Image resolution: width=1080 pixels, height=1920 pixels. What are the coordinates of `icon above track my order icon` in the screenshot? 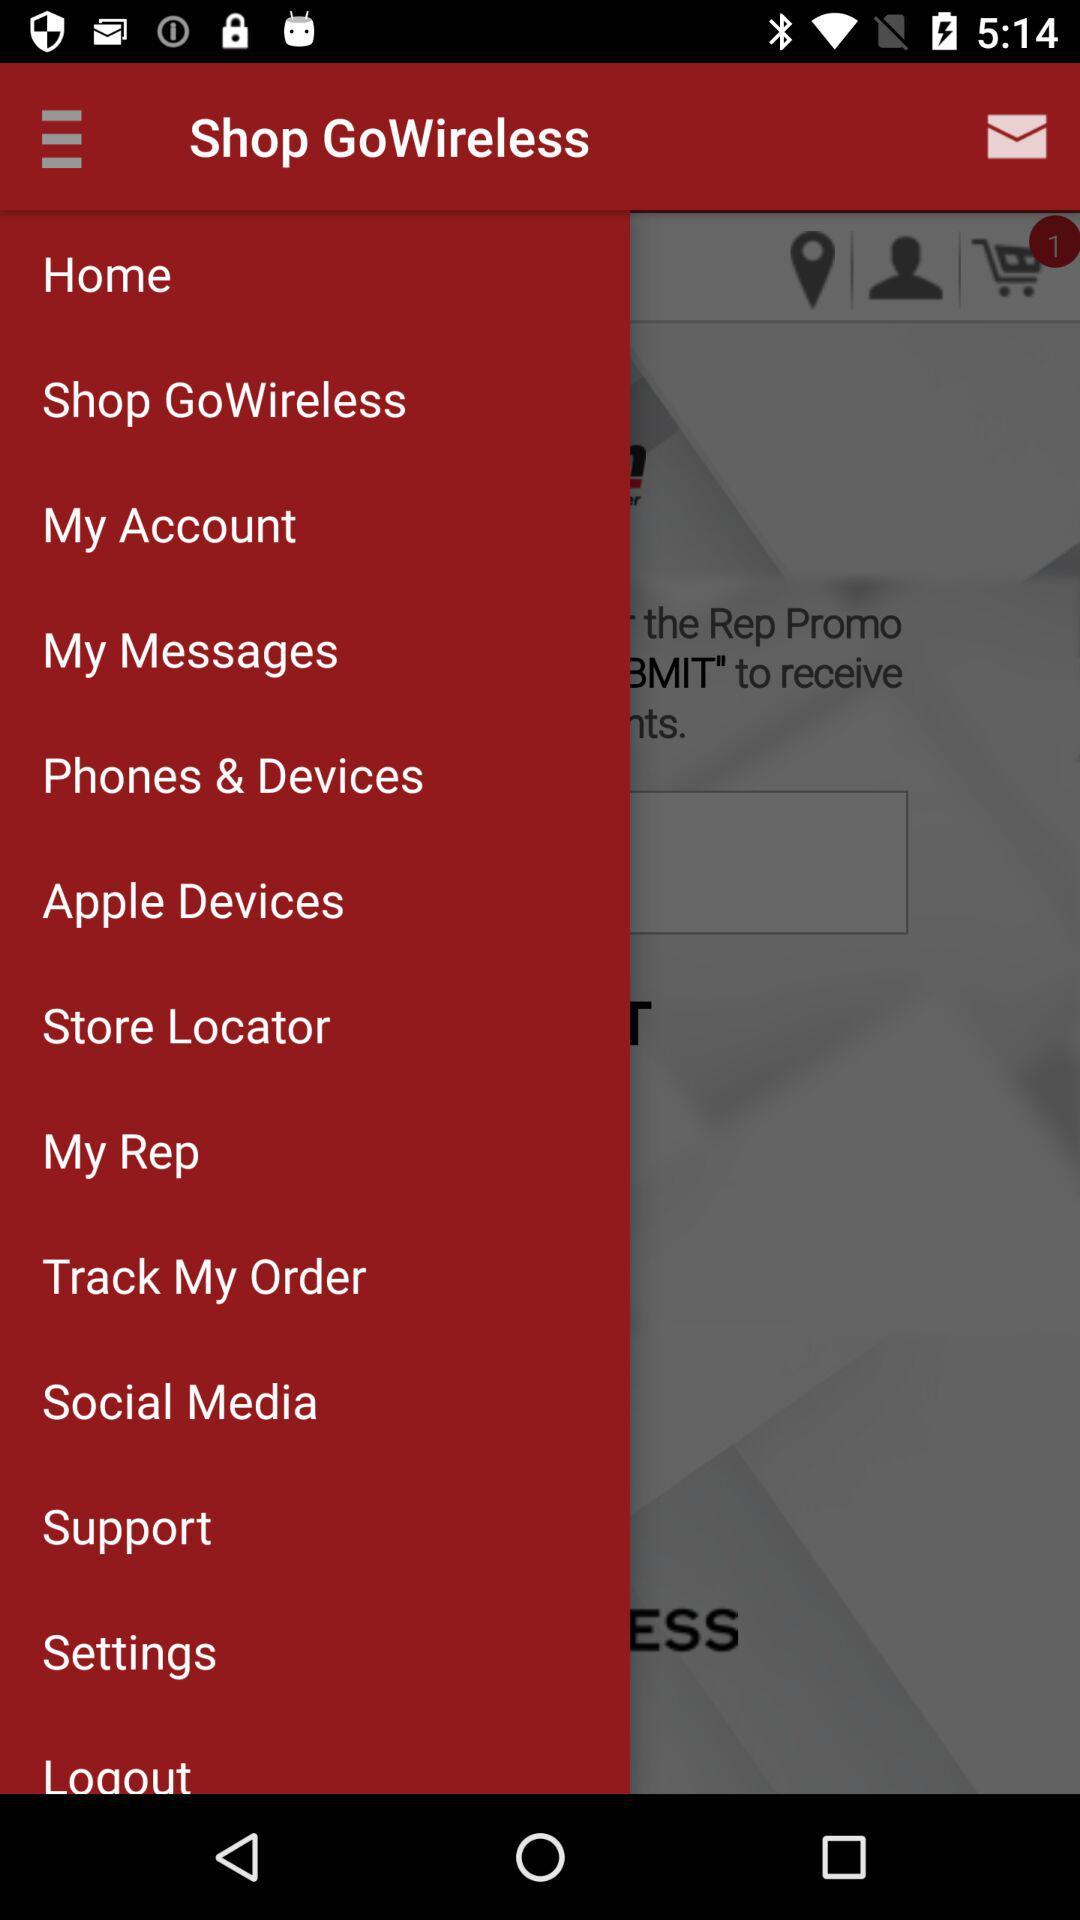 It's located at (315, 1149).